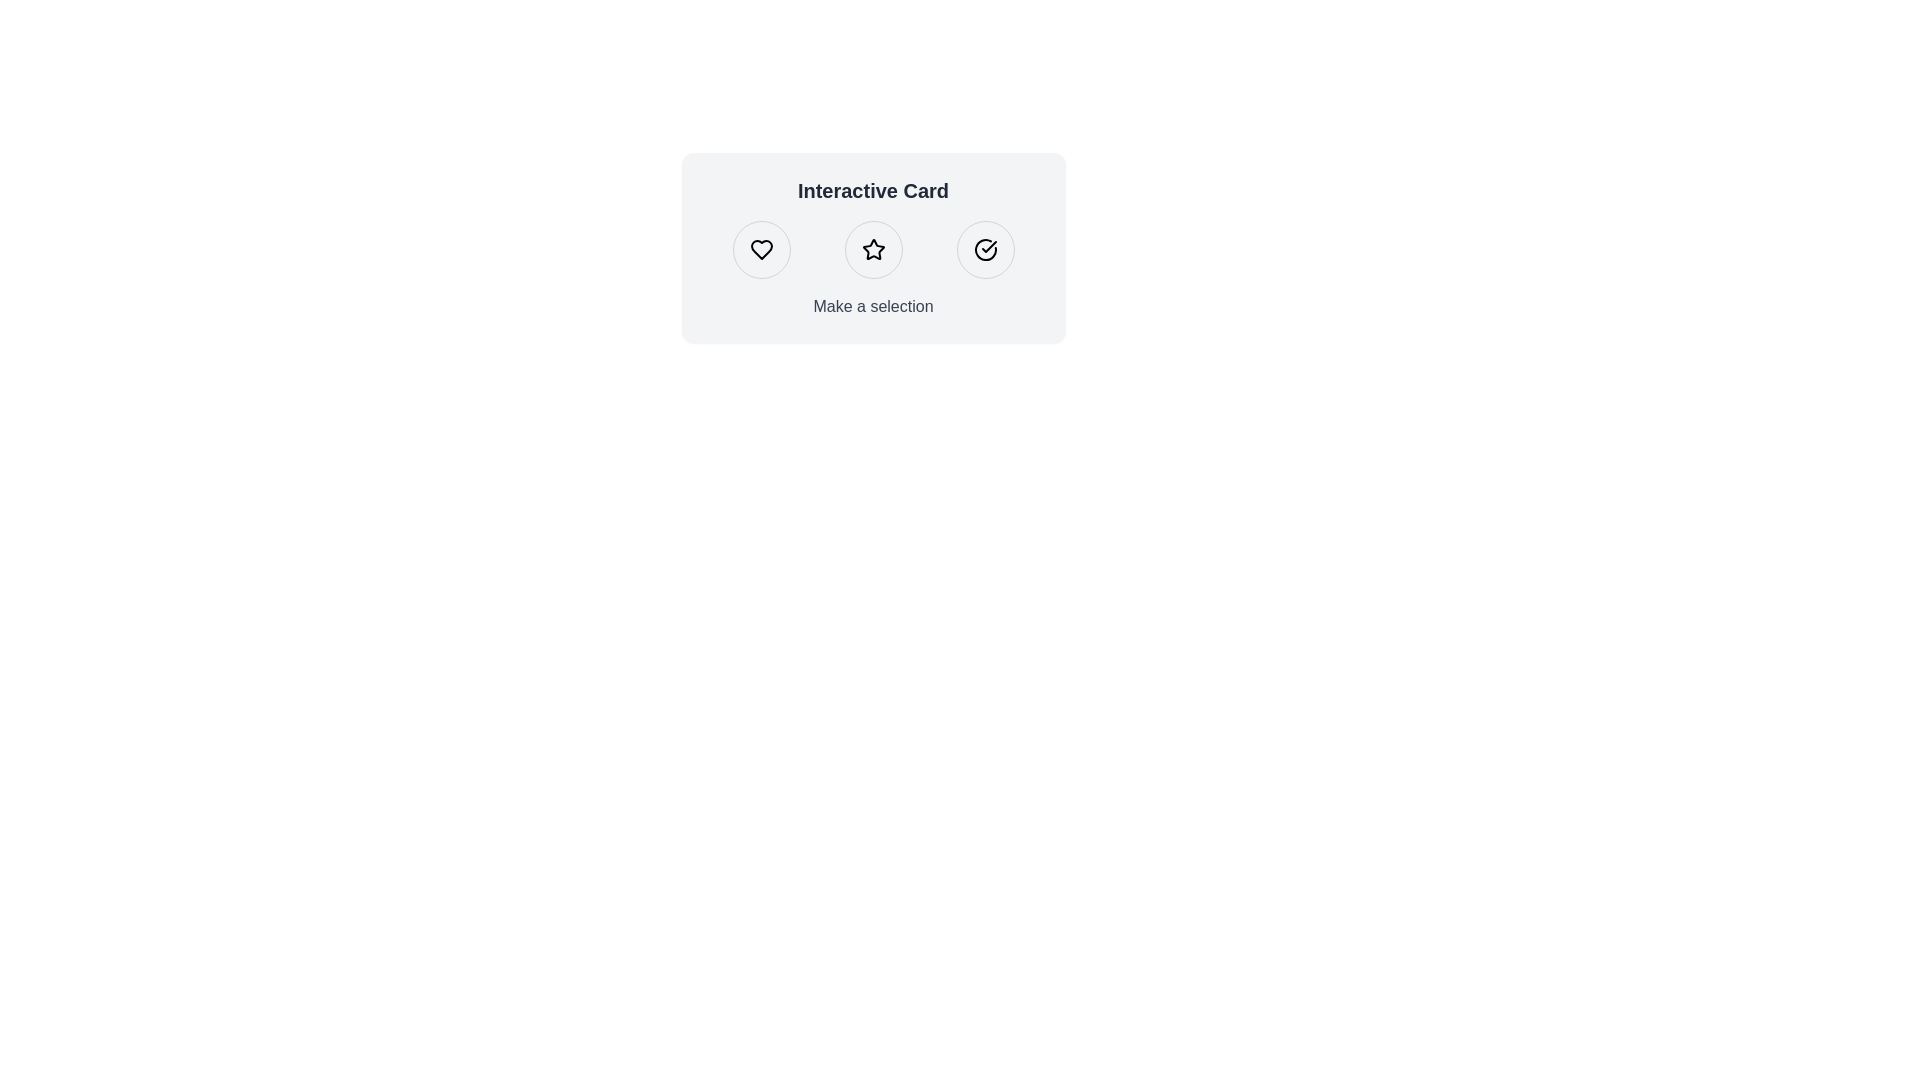  Describe the element at coordinates (988, 245) in the screenshot. I see `the checkmark icon within the rightmost button of three buttons located in the center of the card layout` at that location.